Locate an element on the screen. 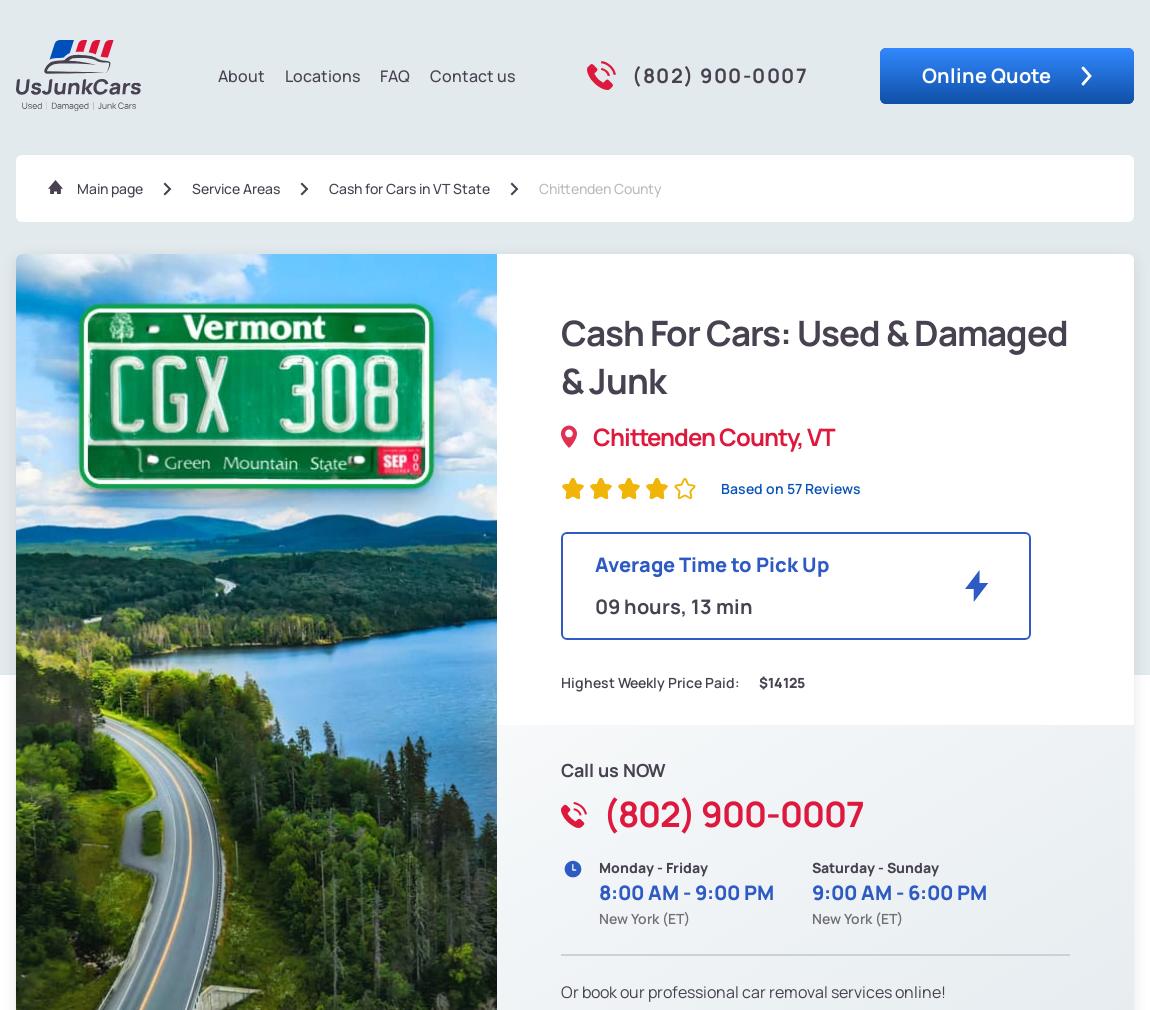 The image size is (1150, 1010). '$14125' is located at coordinates (779, 680).